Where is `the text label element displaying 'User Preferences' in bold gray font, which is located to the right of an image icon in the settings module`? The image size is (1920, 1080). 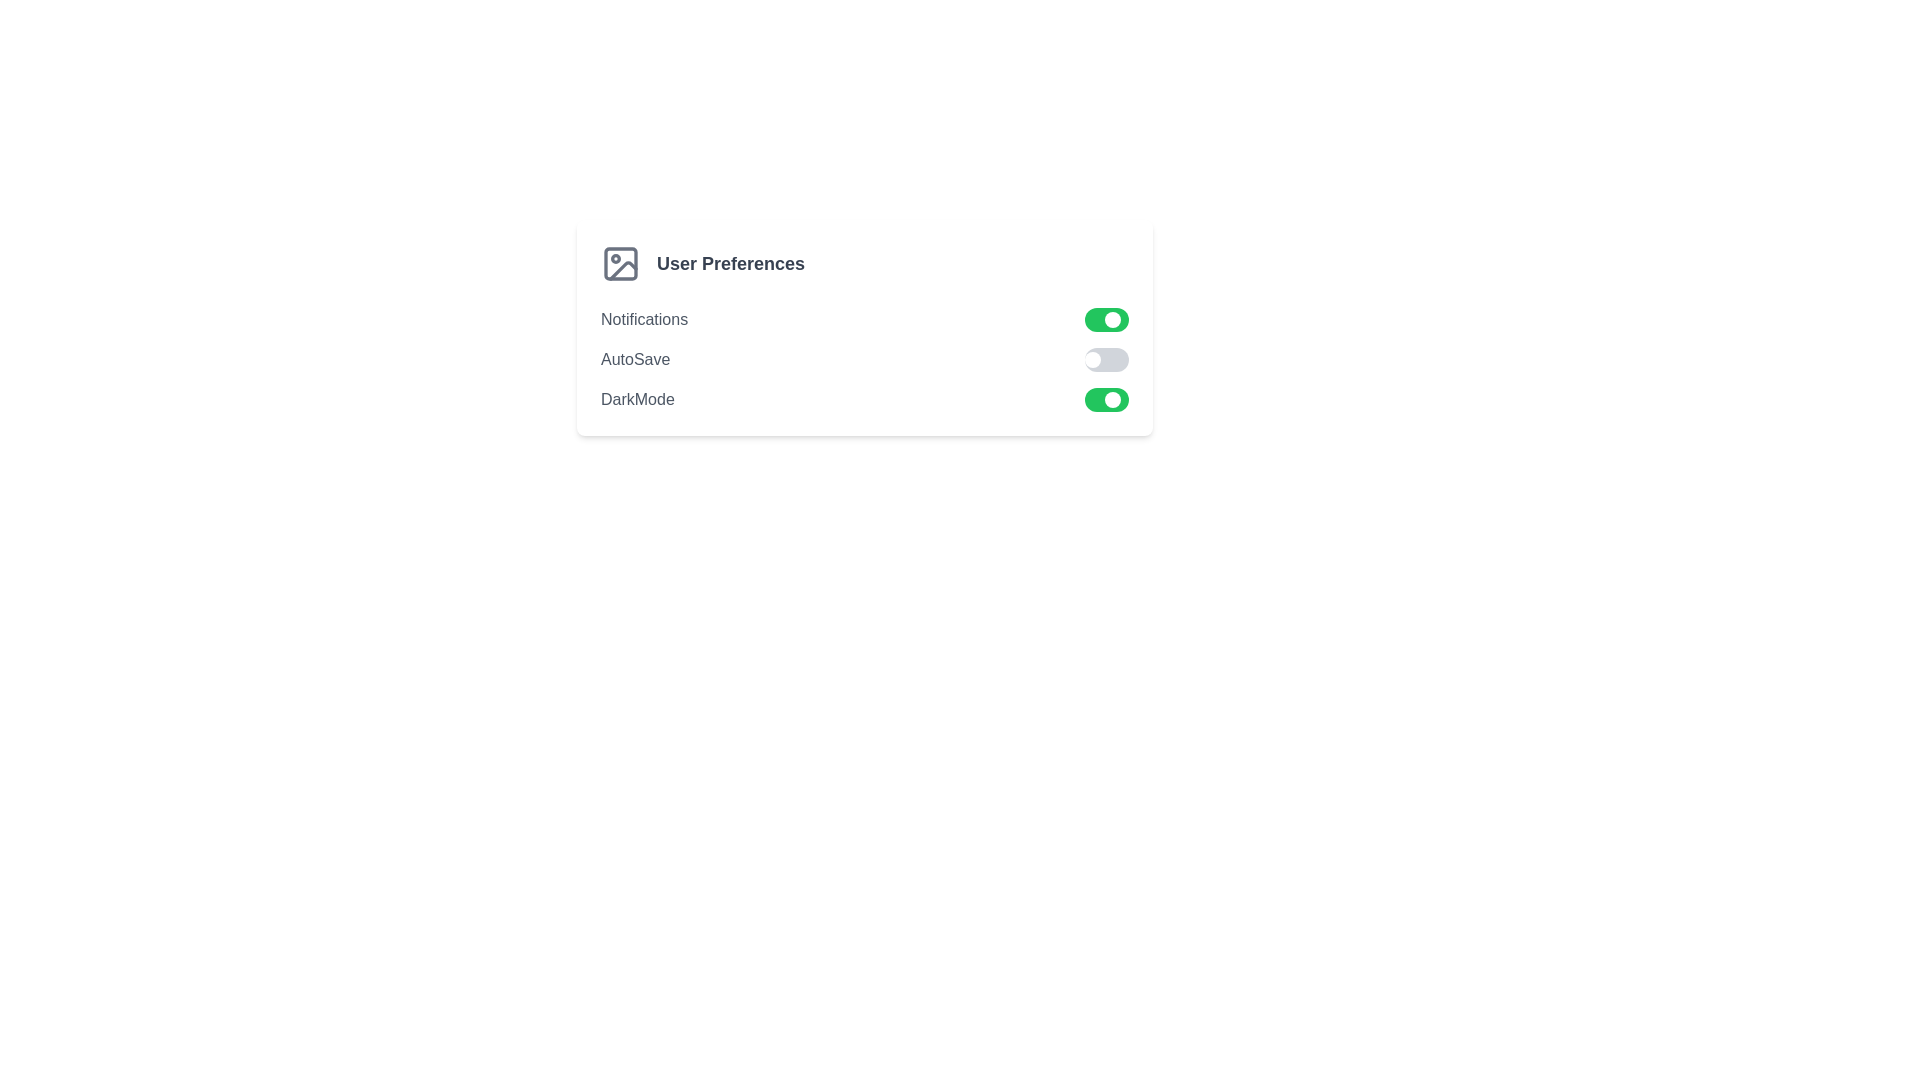
the text label element displaying 'User Preferences' in bold gray font, which is located to the right of an image icon in the settings module is located at coordinates (730, 262).